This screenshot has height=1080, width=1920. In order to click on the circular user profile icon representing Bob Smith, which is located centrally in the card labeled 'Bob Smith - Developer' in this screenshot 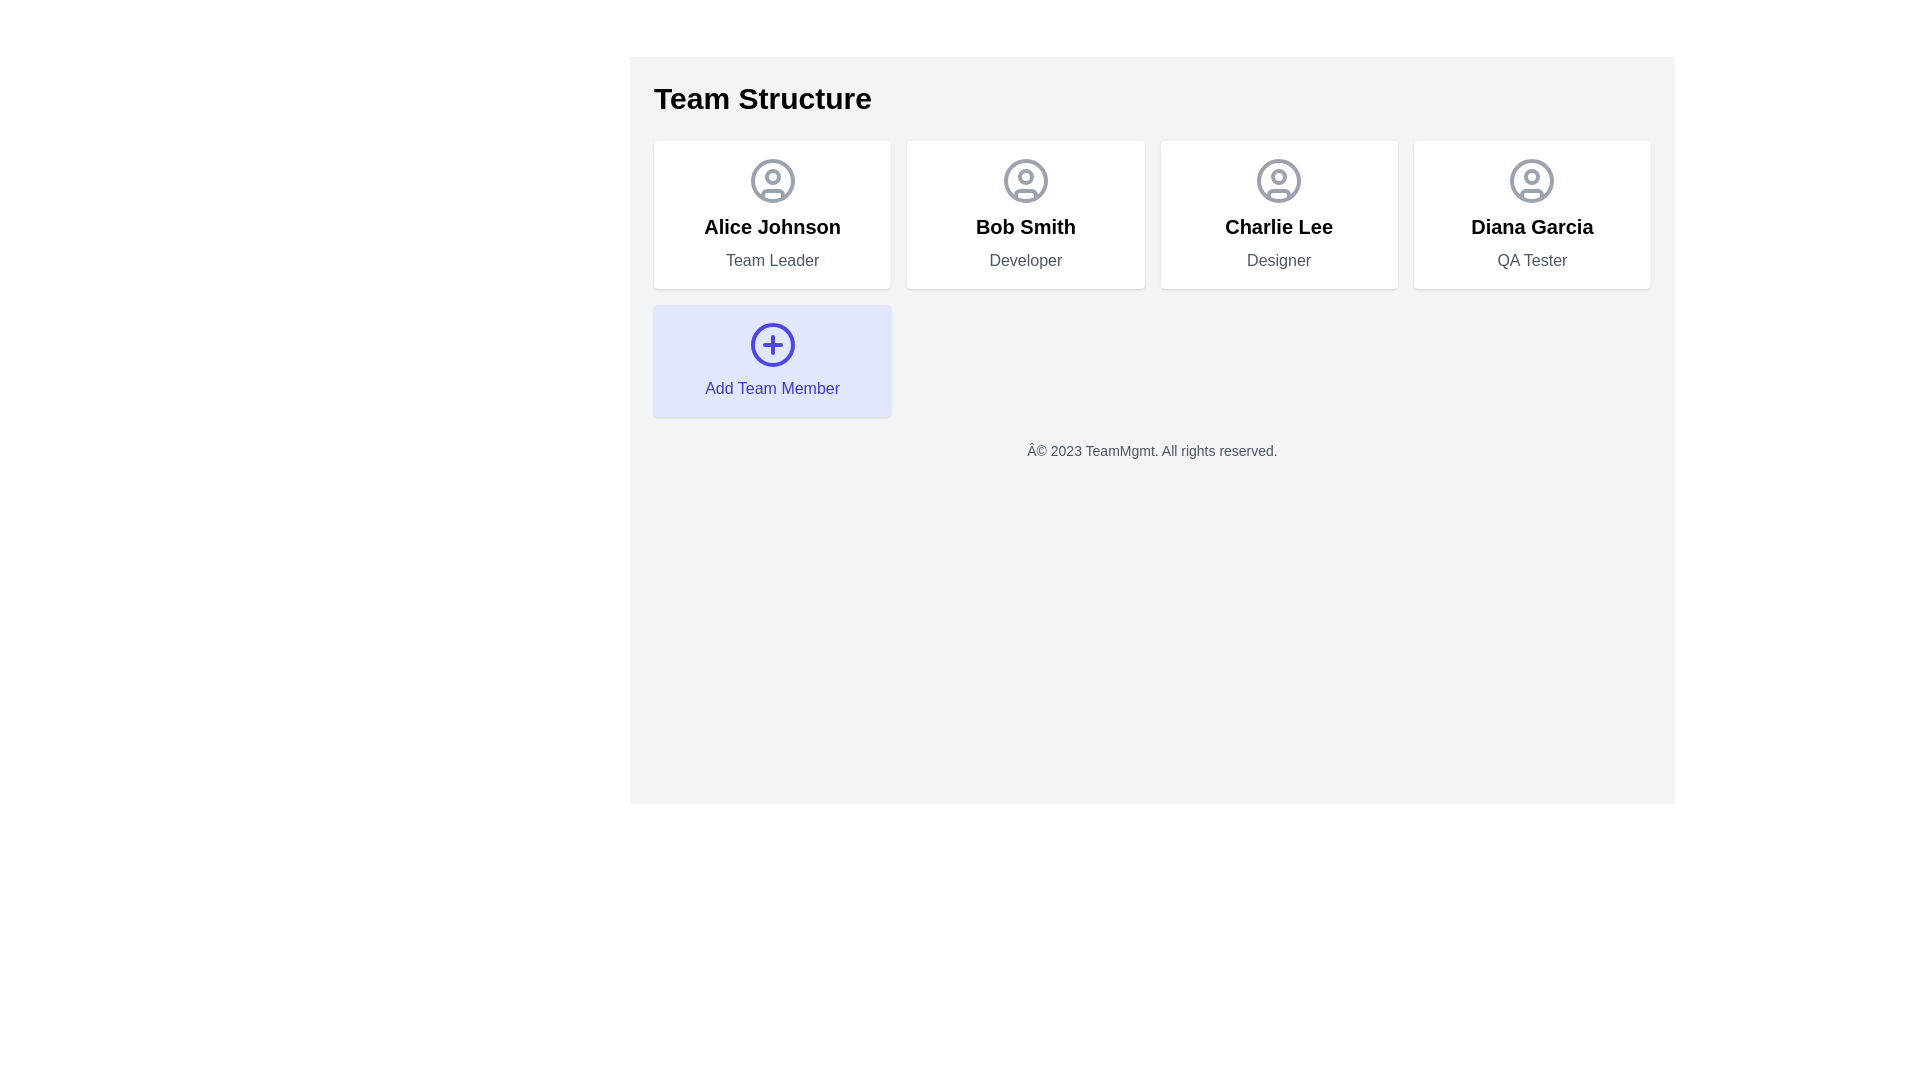, I will do `click(1025, 181)`.